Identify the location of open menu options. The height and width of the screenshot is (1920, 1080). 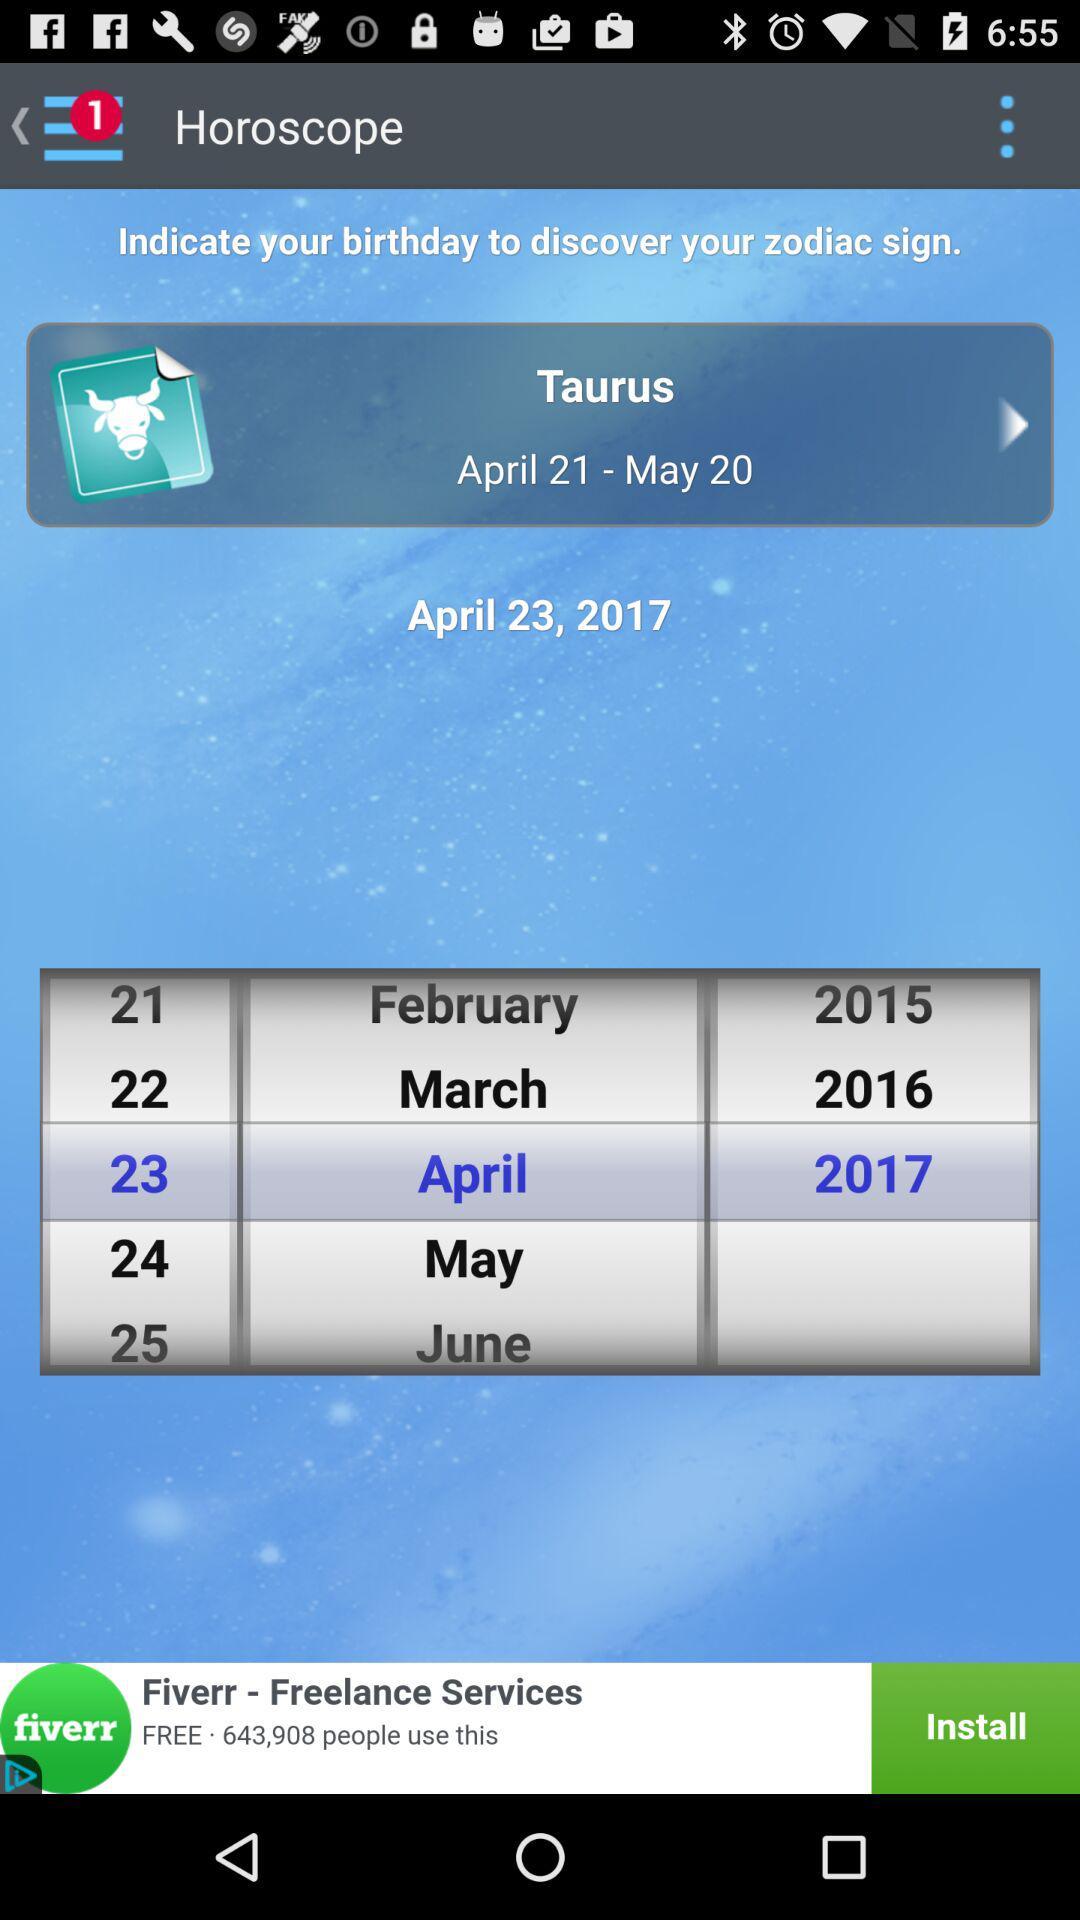
(1006, 124).